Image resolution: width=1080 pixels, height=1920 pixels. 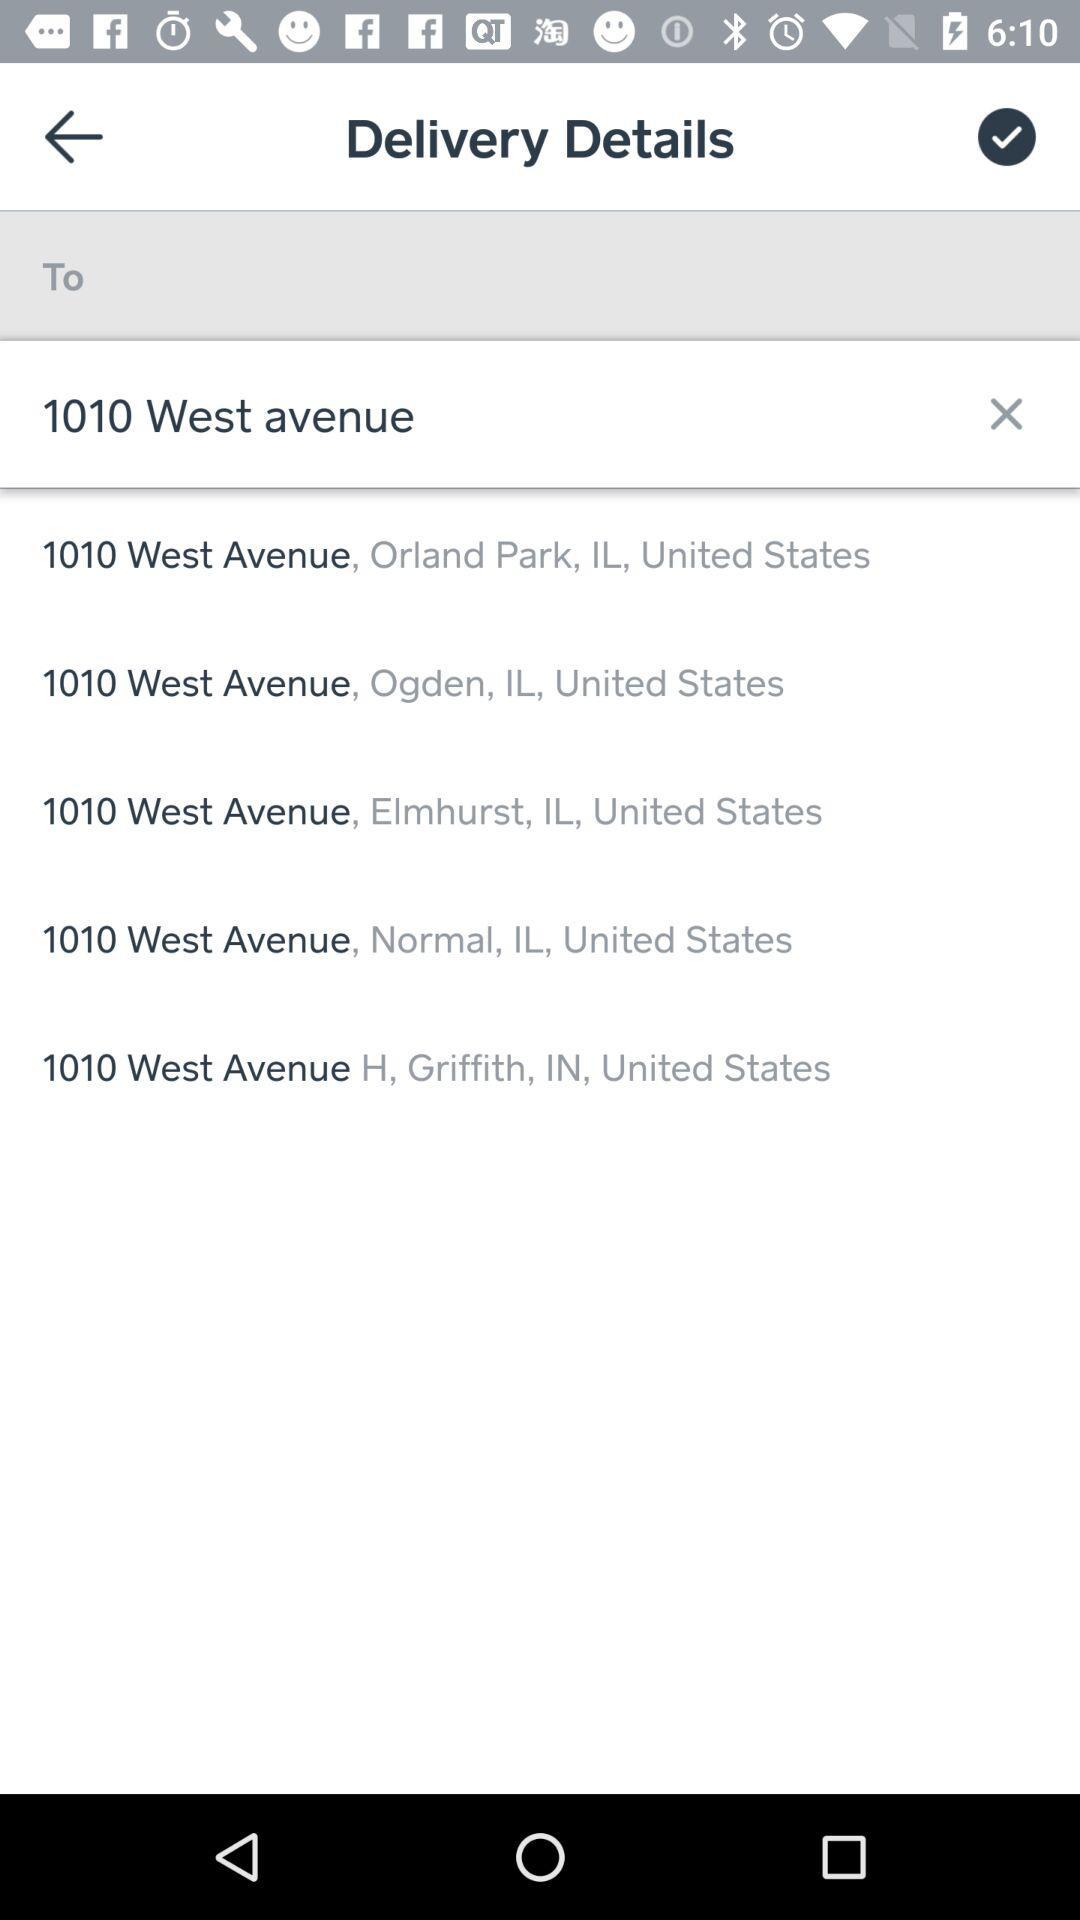 I want to click on the close icon, so click(x=995, y=412).